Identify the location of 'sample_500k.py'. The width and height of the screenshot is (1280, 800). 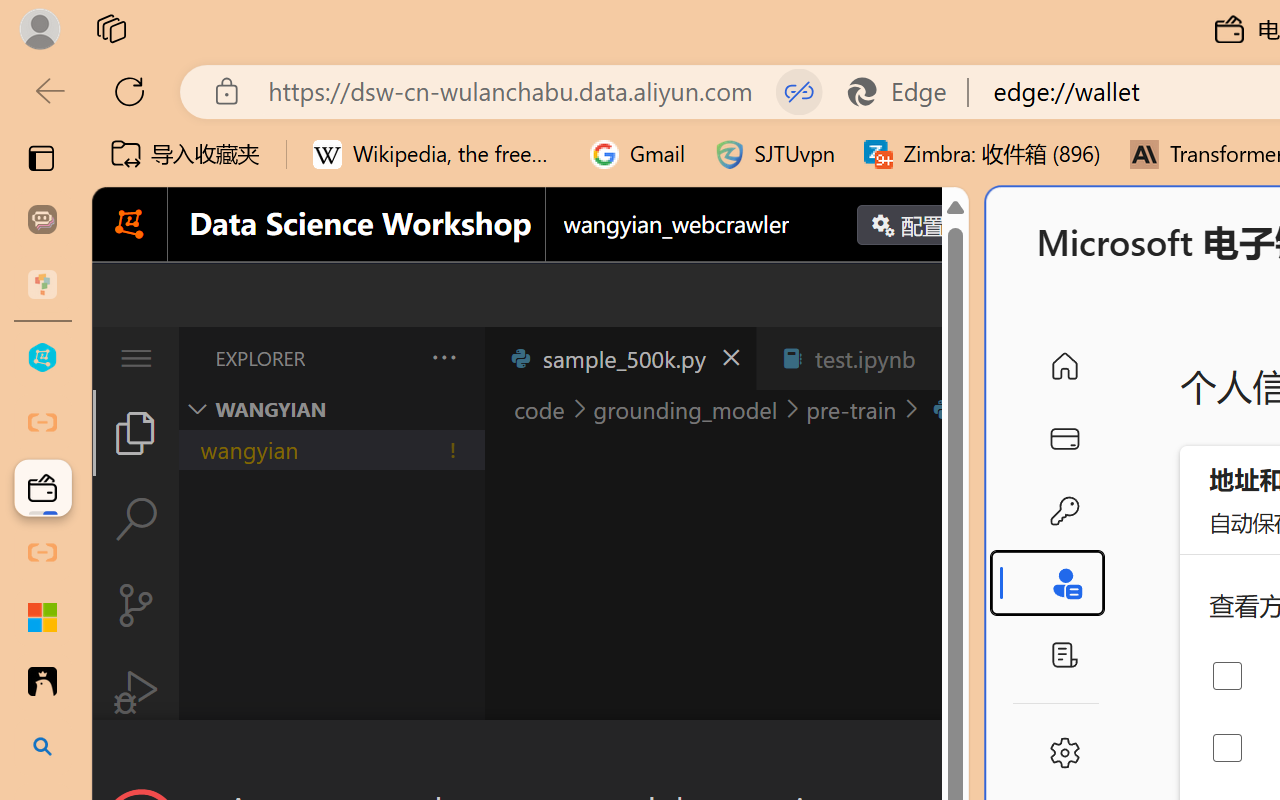
(619, 358).